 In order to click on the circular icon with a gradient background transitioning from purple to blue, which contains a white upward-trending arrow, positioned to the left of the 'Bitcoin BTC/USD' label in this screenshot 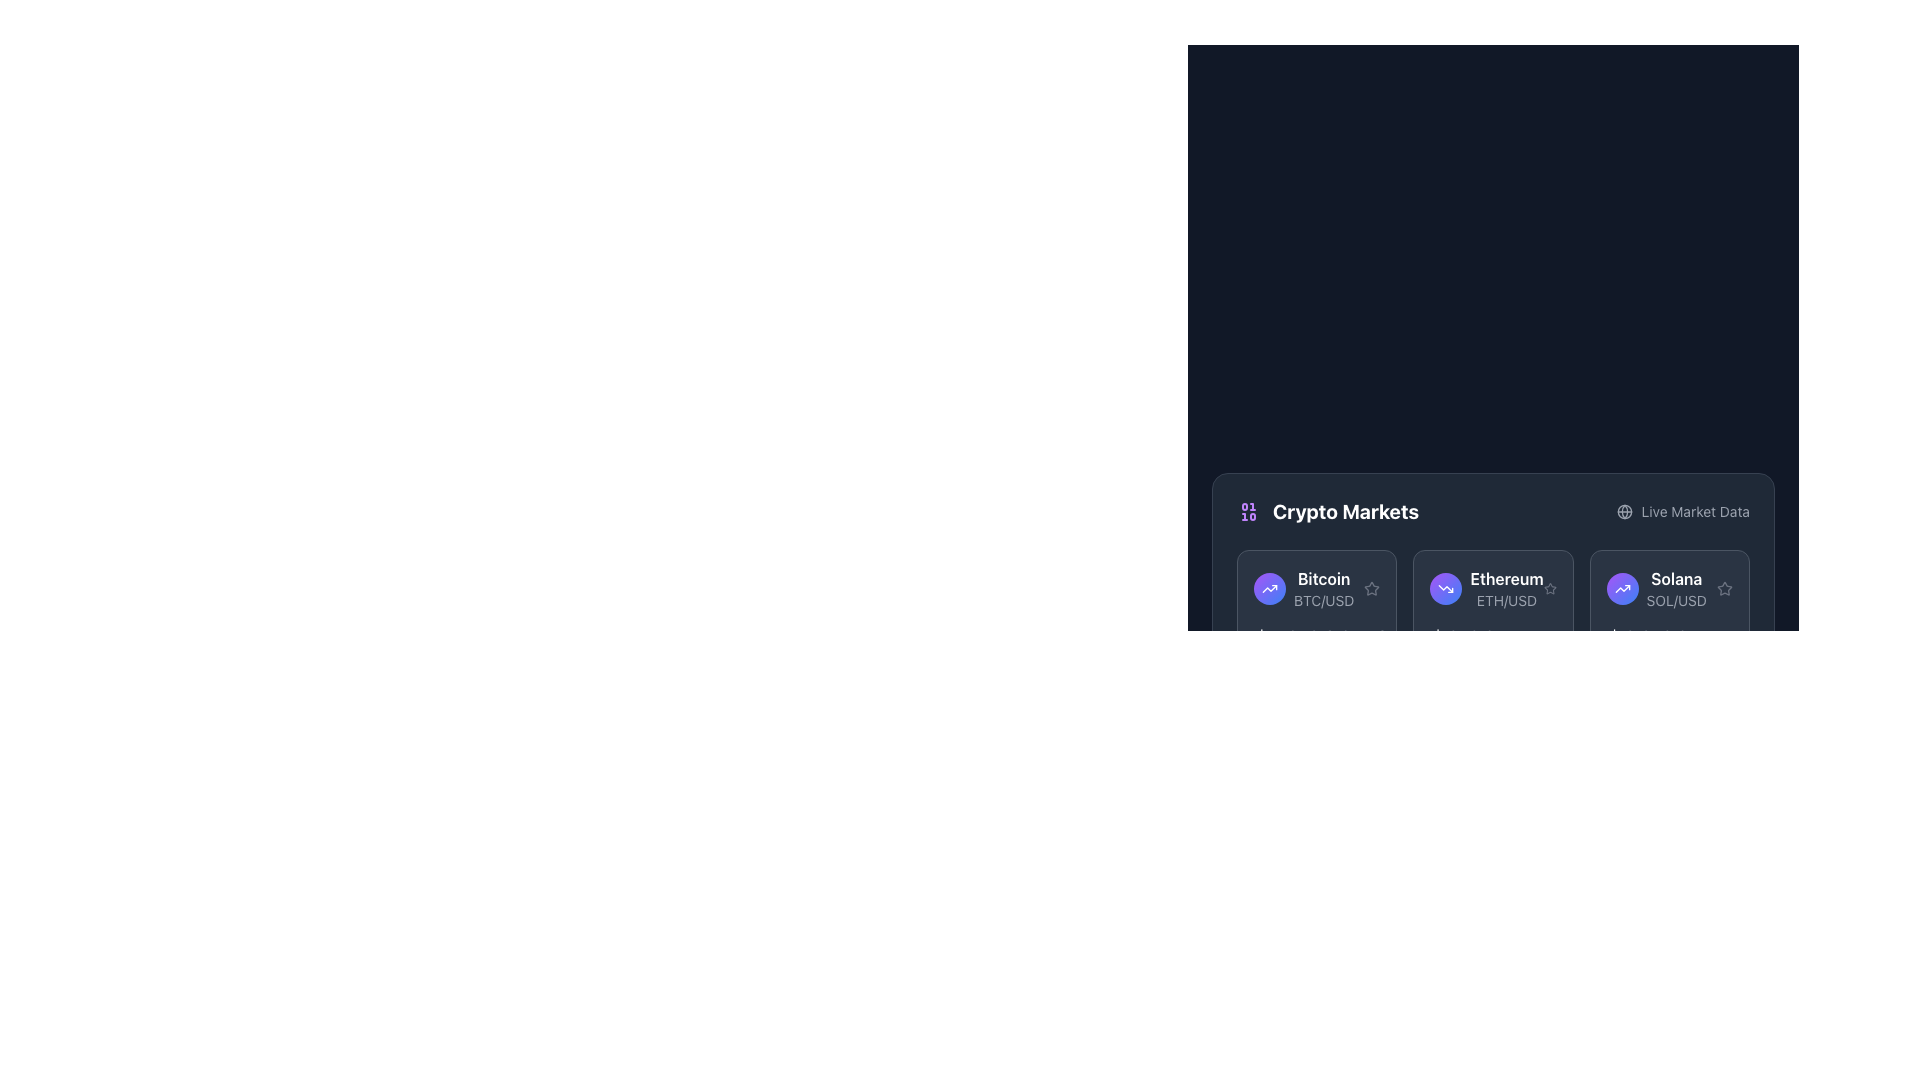, I will do `click(1269, 588)`.